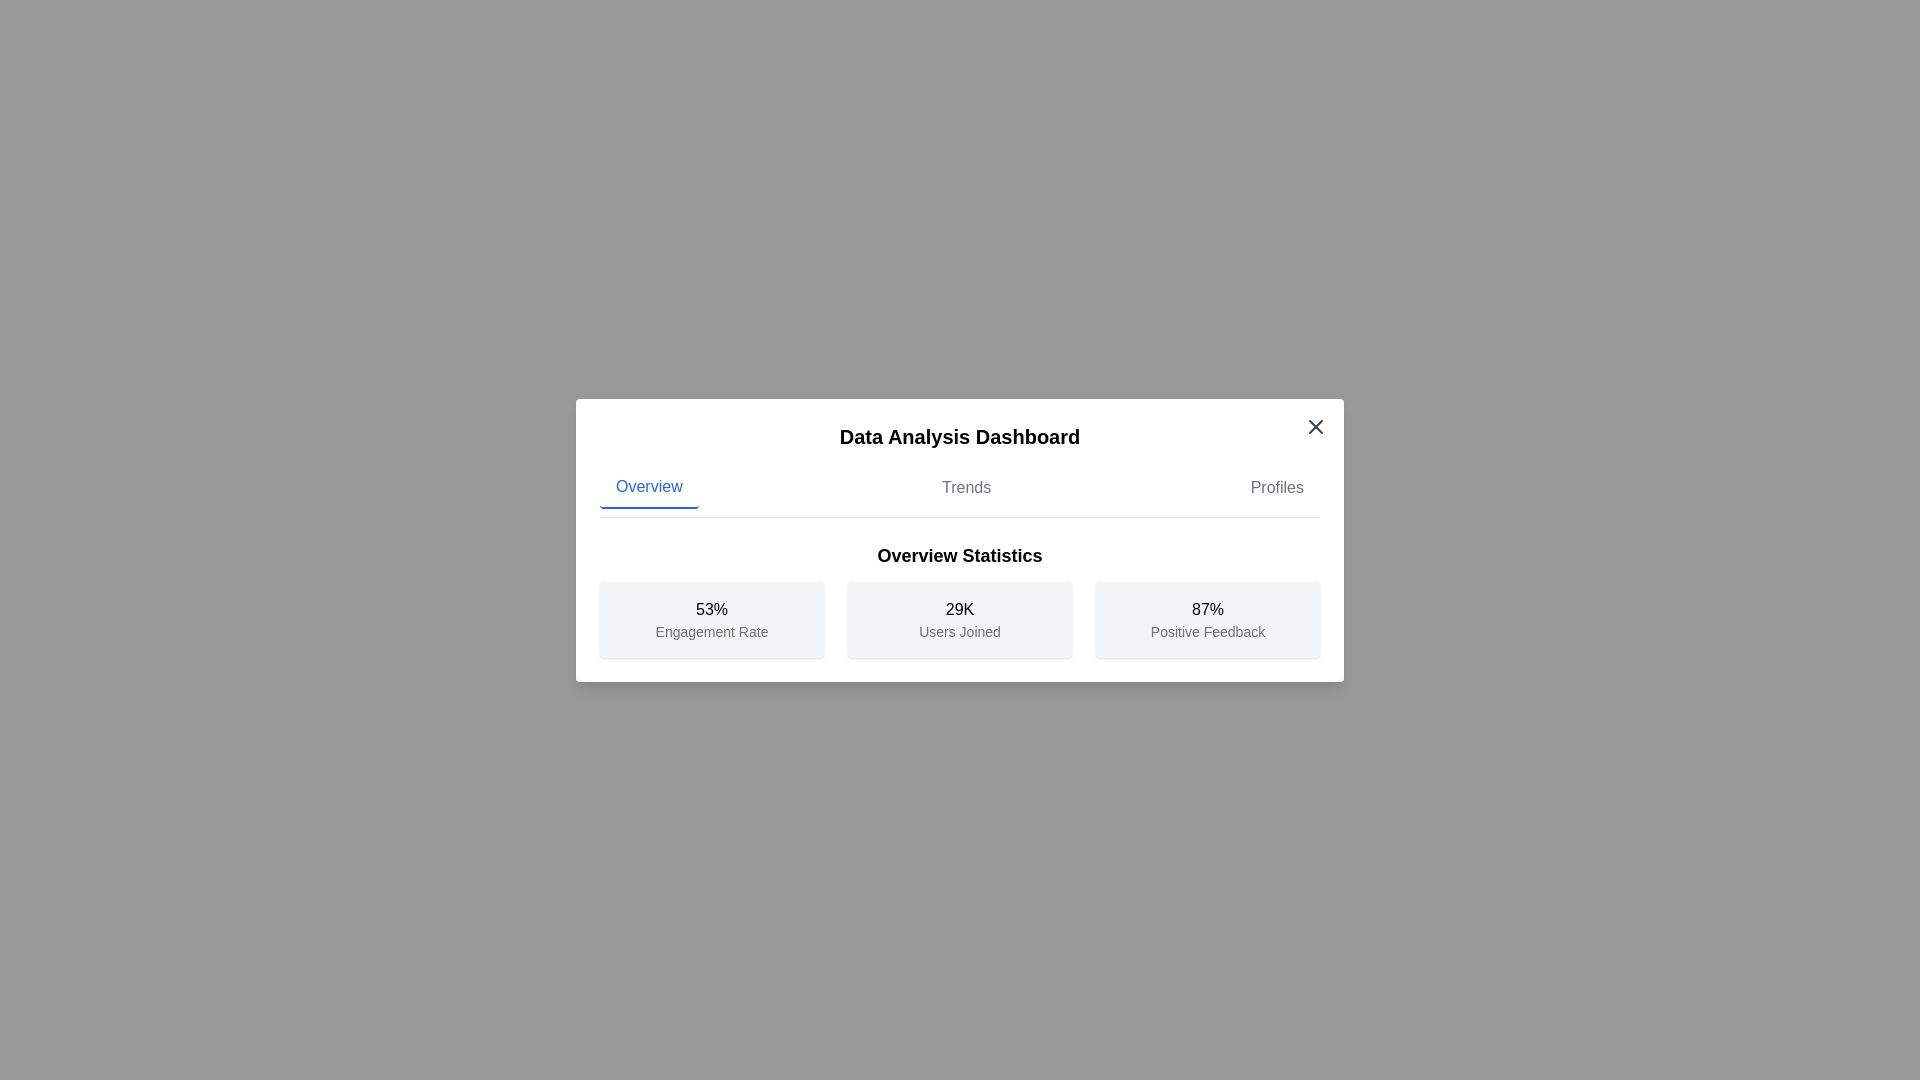  What do you see at coordinates (960, 631) in the screenshot?
I see `the 'Users Joined' text label, which is styled in small gray font and positioned below the larger text '29K' in the middle panel of a three-panel layout` at bounding box center [960, 631].